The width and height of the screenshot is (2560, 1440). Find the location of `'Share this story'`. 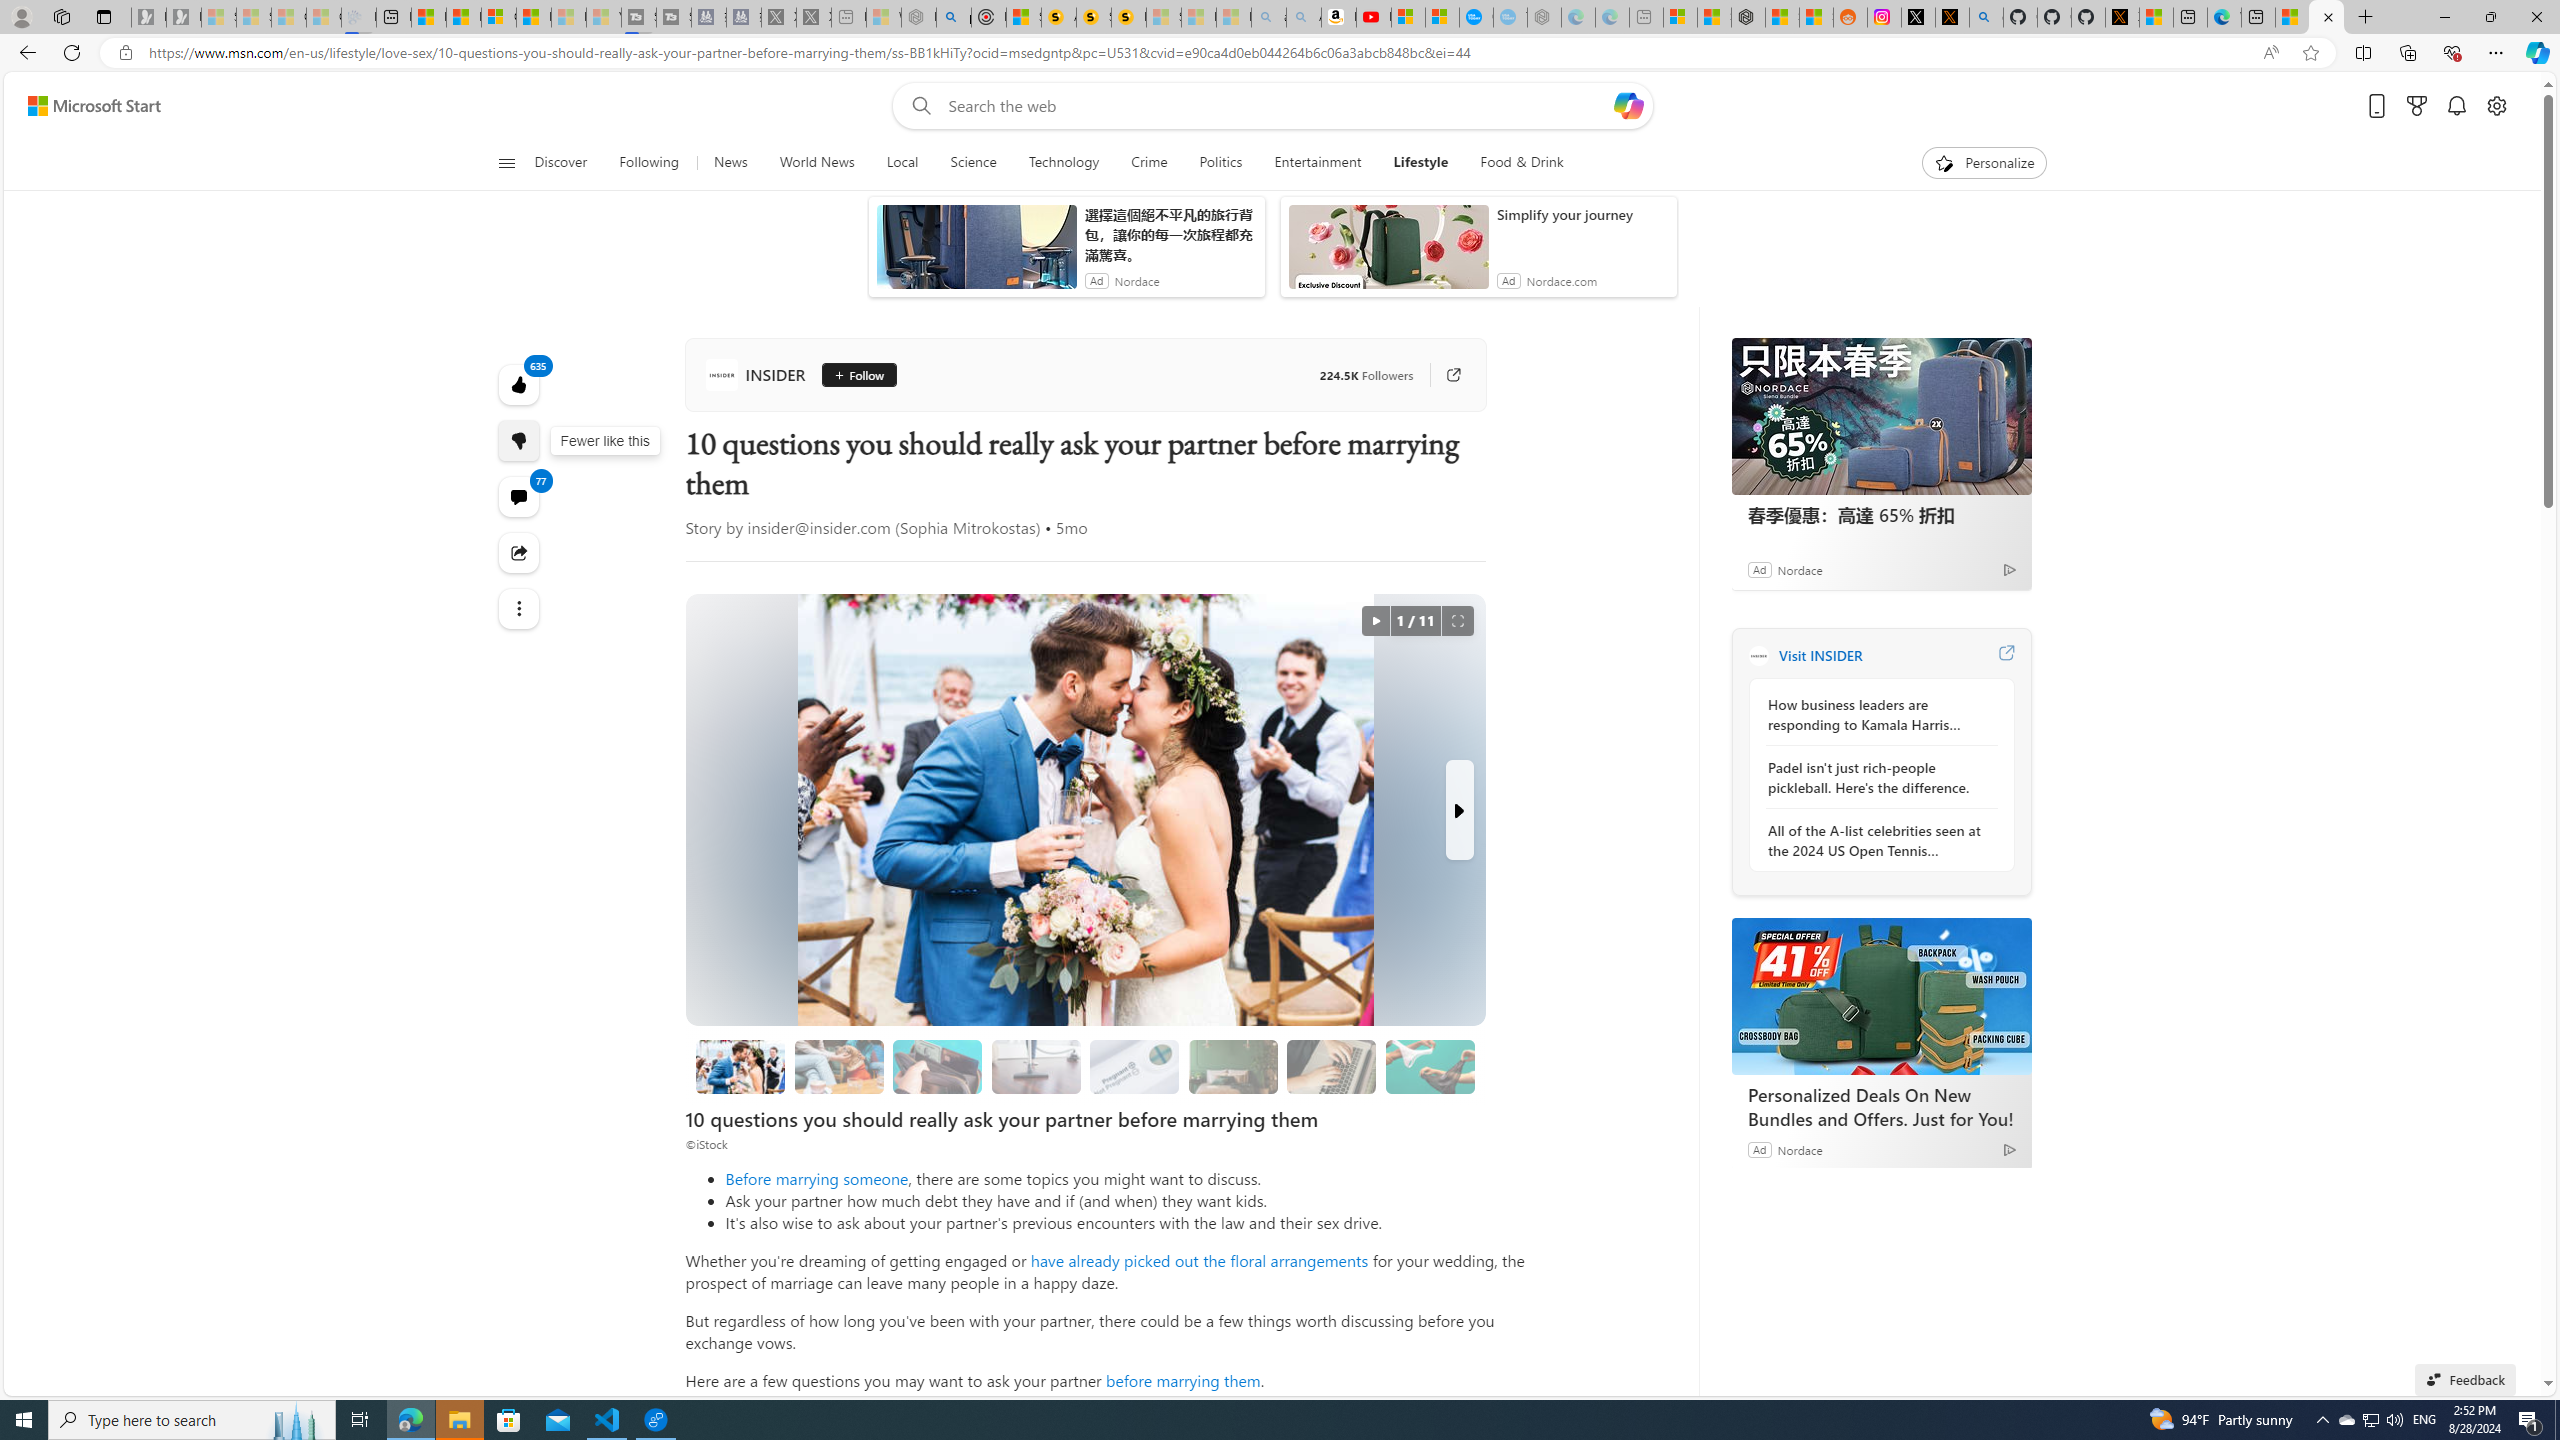

'Share this story' is located at coordinates (518, 551).